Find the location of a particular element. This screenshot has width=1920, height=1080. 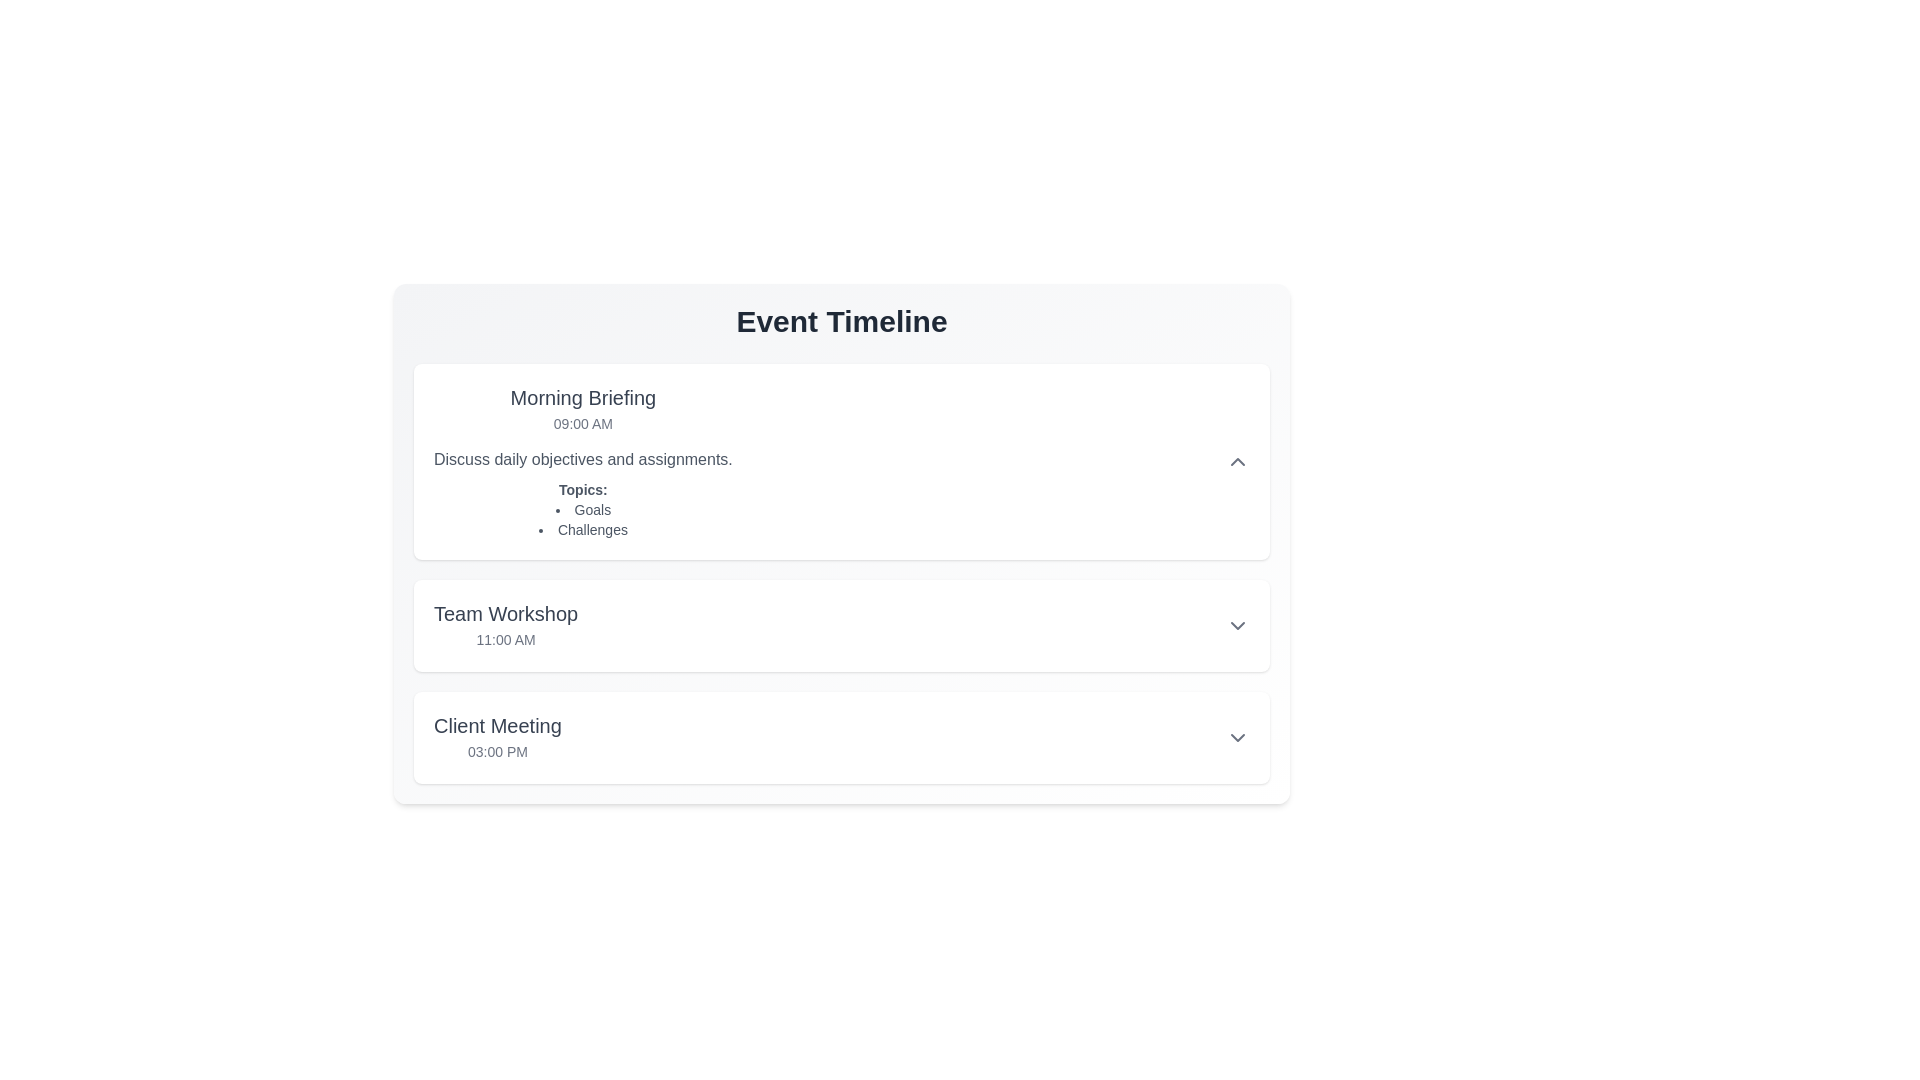

details of the scheduled event entry located in the third section of the vertical event timeline, beneath the 'Team Workshop' entry labeled '11:00 AM' is located at coordinates (497, 737).